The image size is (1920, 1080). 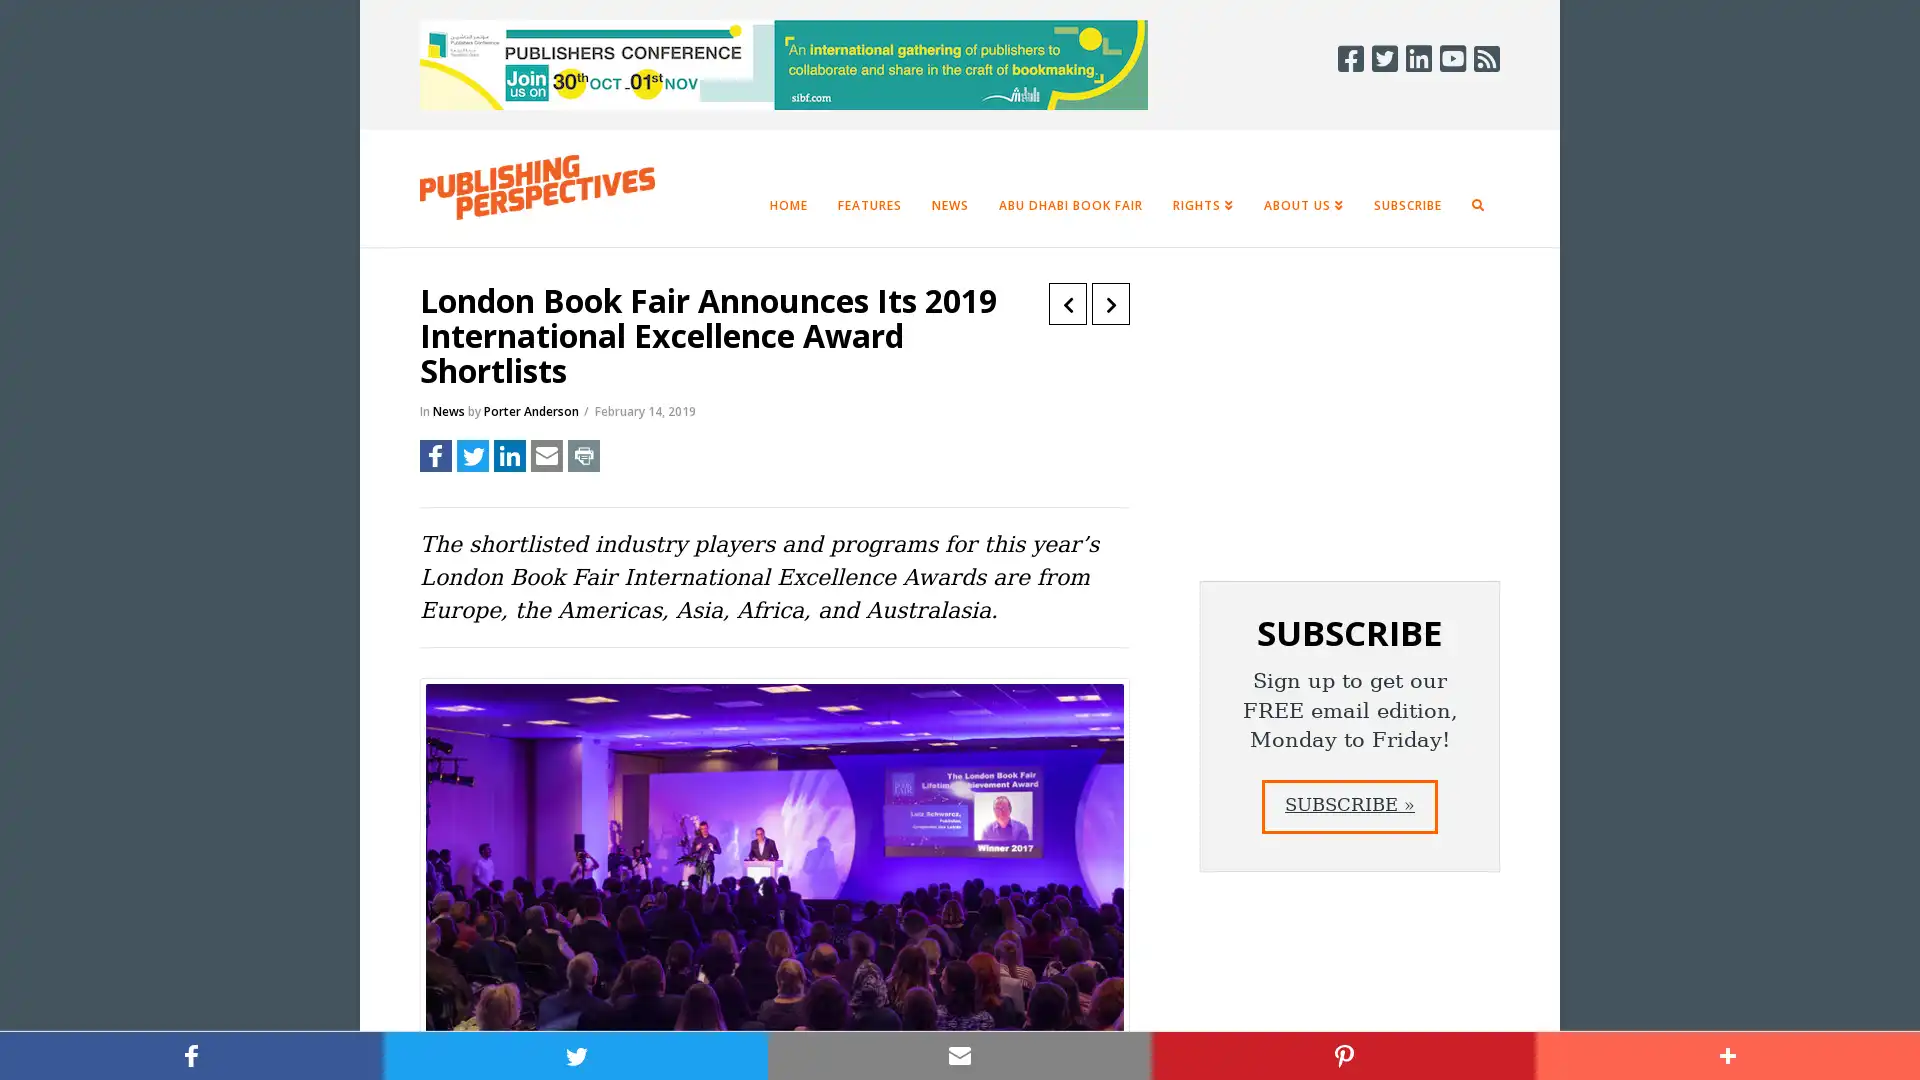 I want to click on Share to Print, so click(x=583, y=455).